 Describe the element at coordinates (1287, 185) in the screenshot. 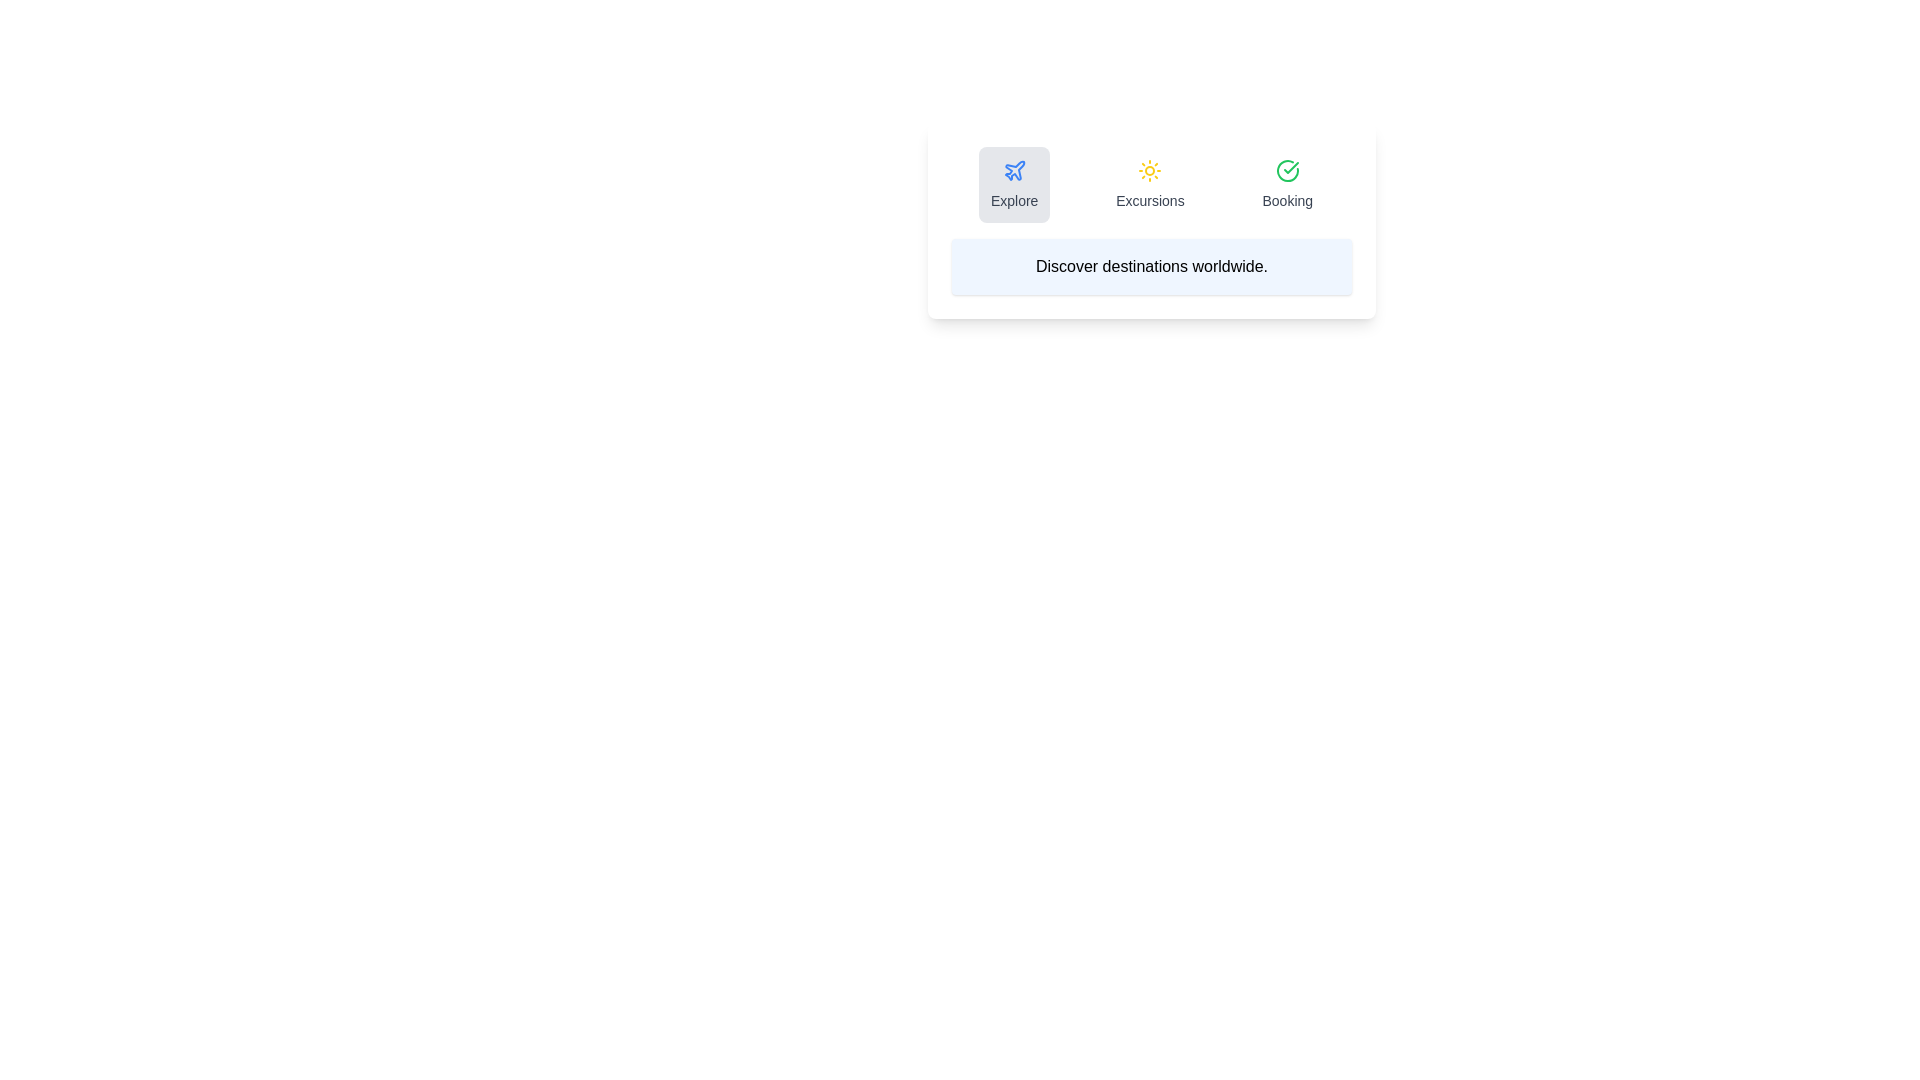

I see `the tab named Booking` at that location.